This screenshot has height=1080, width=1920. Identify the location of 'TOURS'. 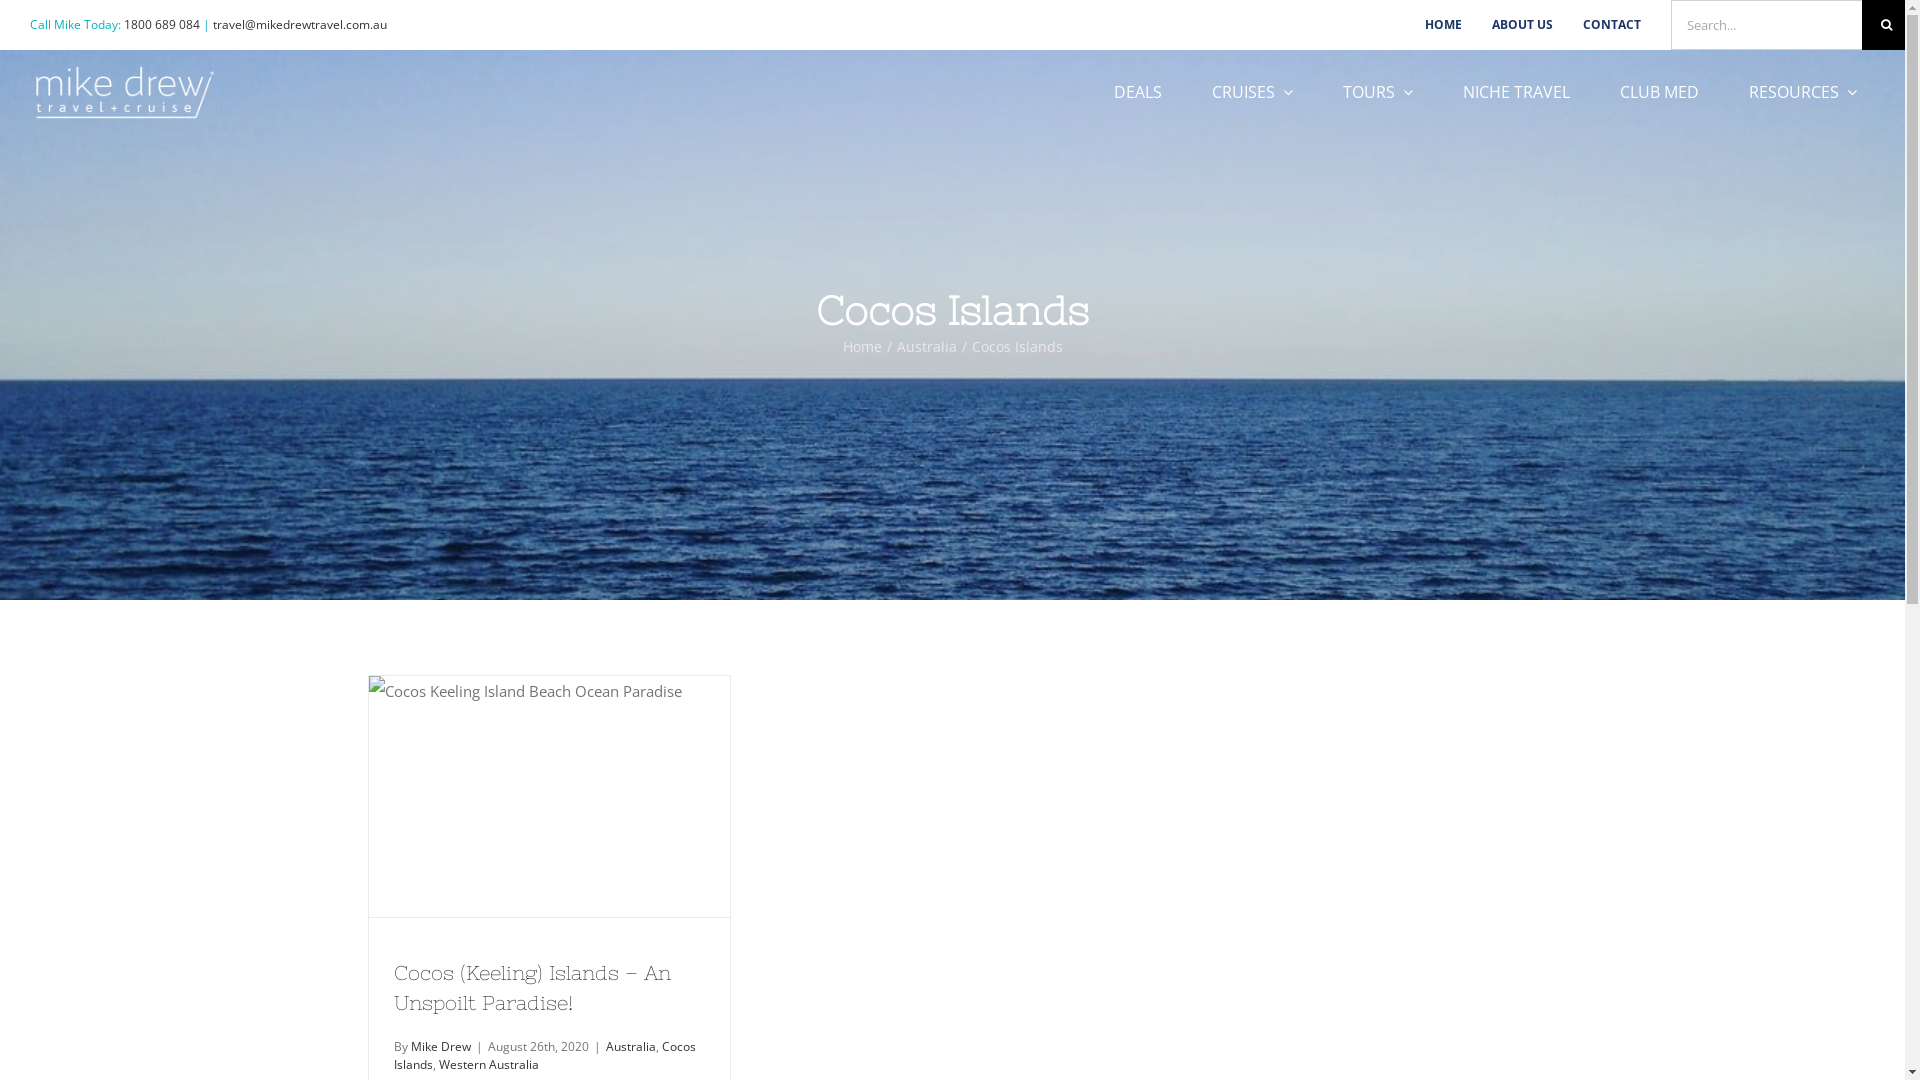
(1376, 92).